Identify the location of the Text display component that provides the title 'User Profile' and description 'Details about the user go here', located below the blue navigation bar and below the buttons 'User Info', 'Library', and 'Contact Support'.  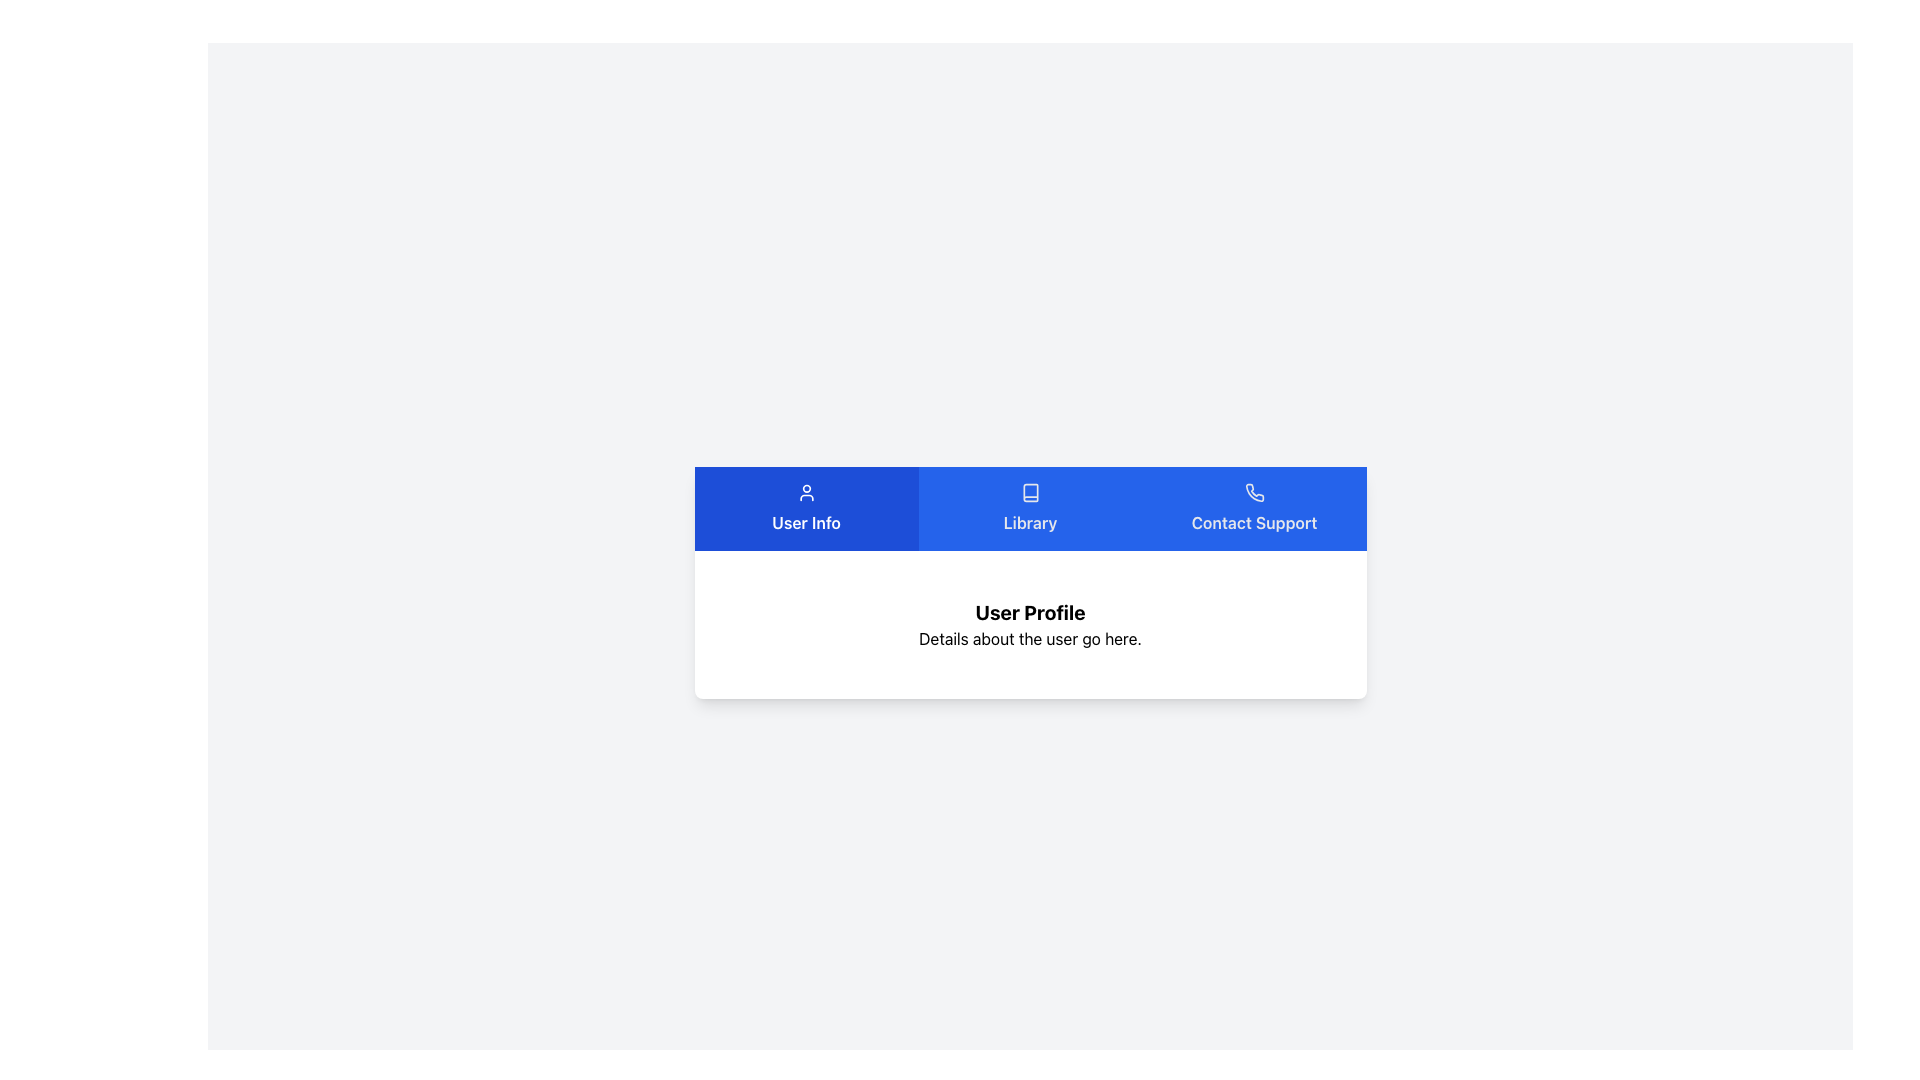
(1030, 623).